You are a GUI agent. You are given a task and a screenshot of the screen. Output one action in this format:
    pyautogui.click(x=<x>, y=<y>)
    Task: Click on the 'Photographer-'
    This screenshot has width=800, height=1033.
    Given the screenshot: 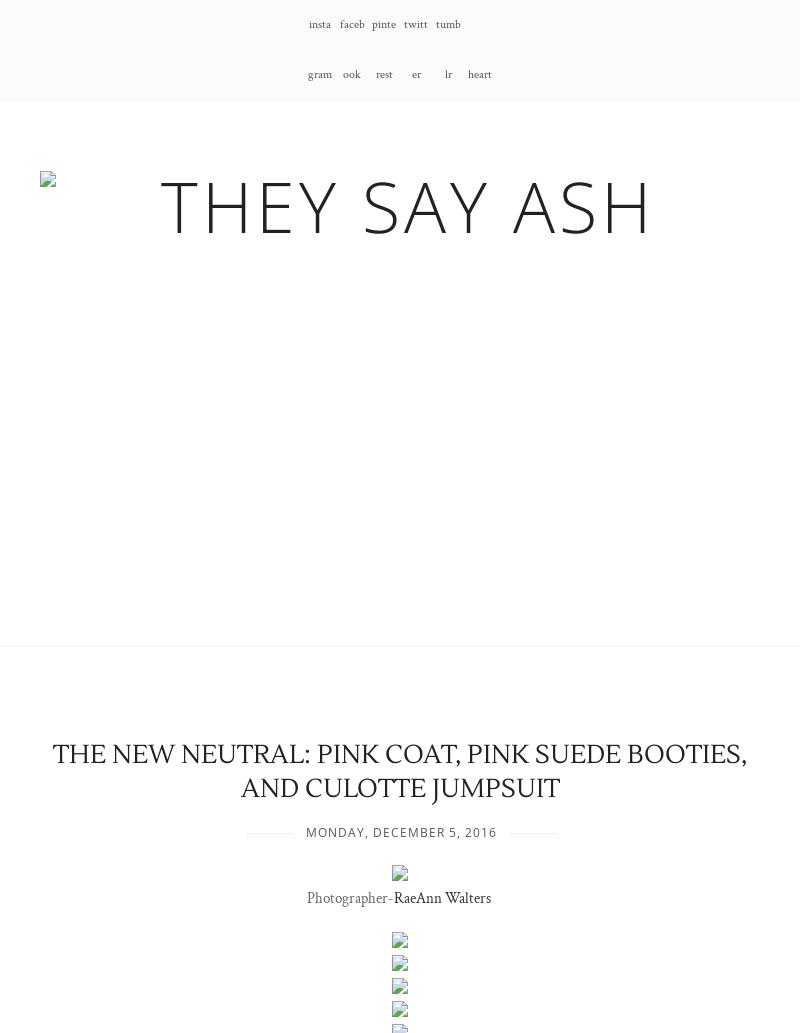 What is the action you would take?
    pyautogui.click(x=349, y=896)
    